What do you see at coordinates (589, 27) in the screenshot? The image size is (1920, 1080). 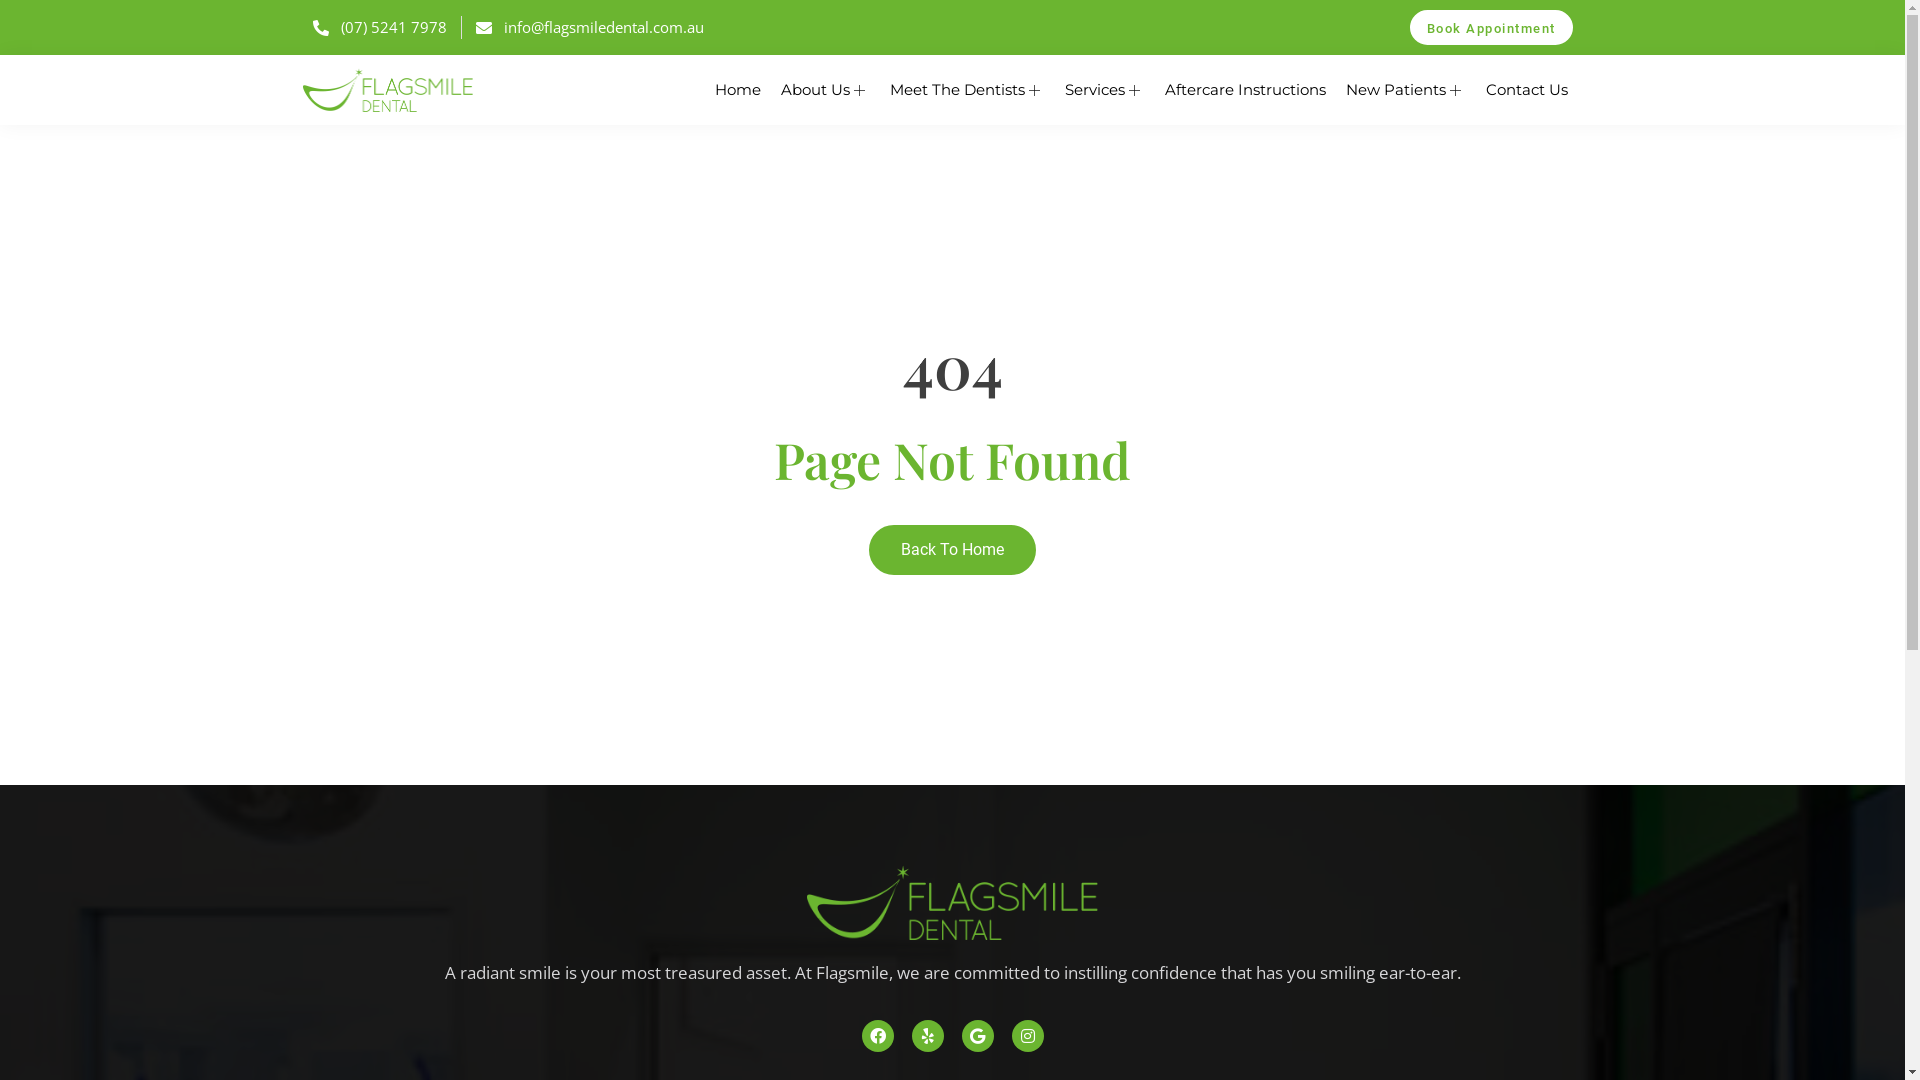 I see `'info@flagsmiledental.com.au'` at bounding box center [589, 27].